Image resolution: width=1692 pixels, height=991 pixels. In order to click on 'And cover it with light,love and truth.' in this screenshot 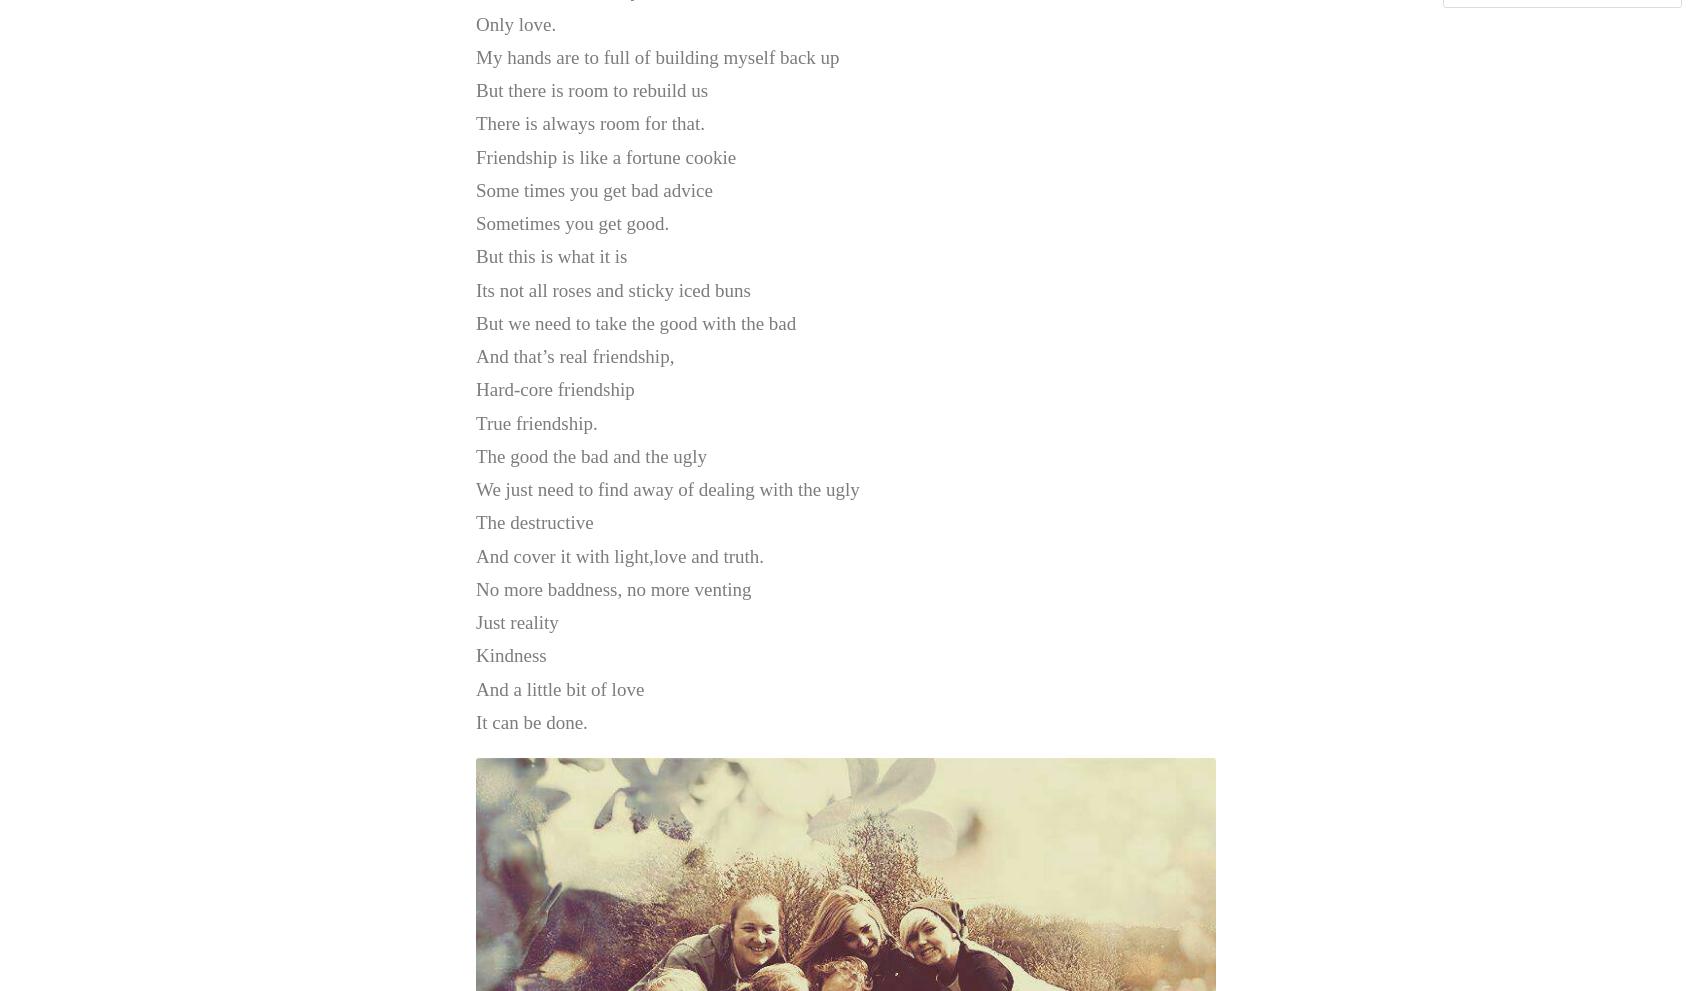, I will do `click(618, 554)`.